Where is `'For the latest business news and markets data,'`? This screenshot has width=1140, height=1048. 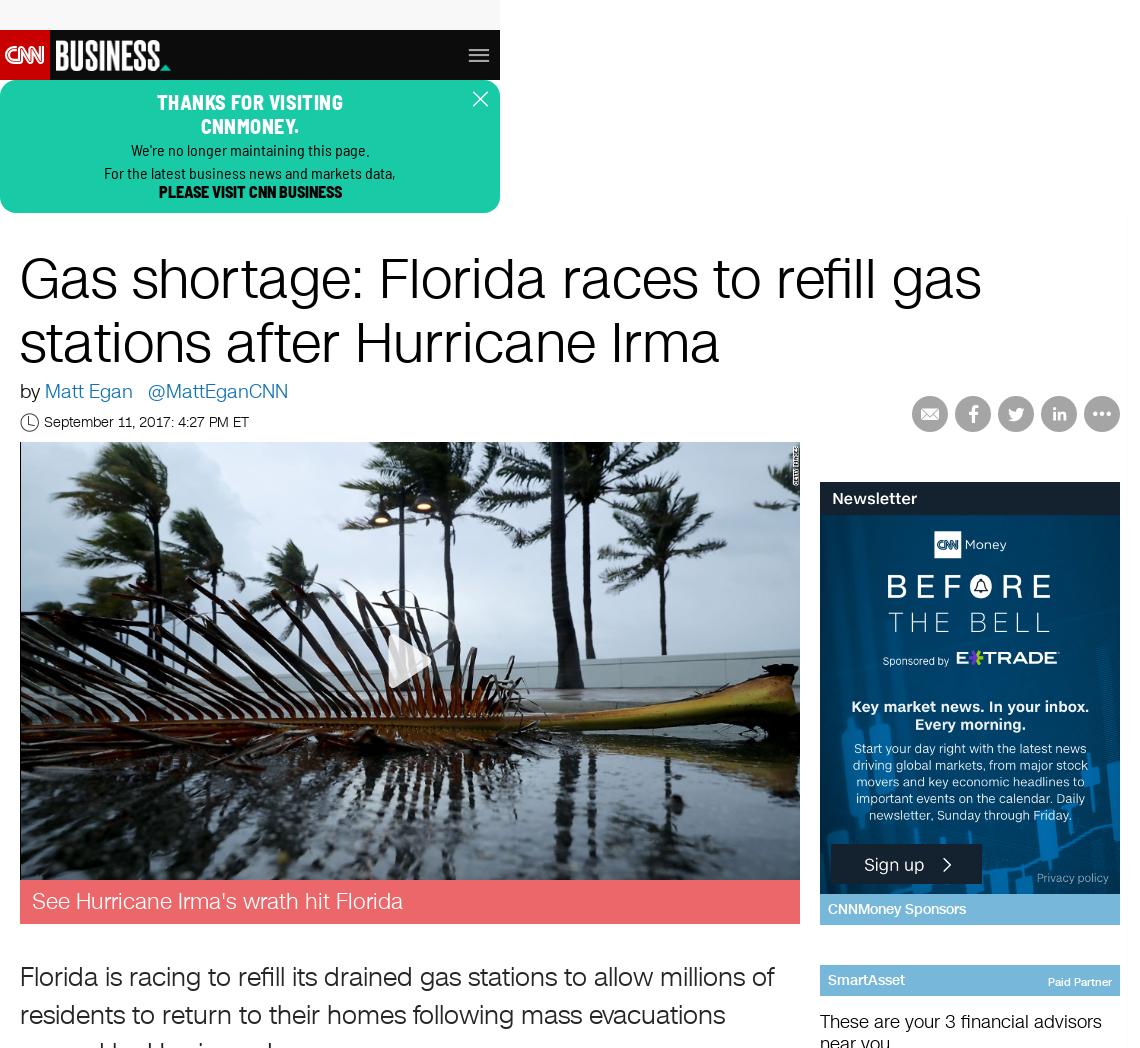
'For the latest business news and markets data,' is located at coordinates (249, 172).